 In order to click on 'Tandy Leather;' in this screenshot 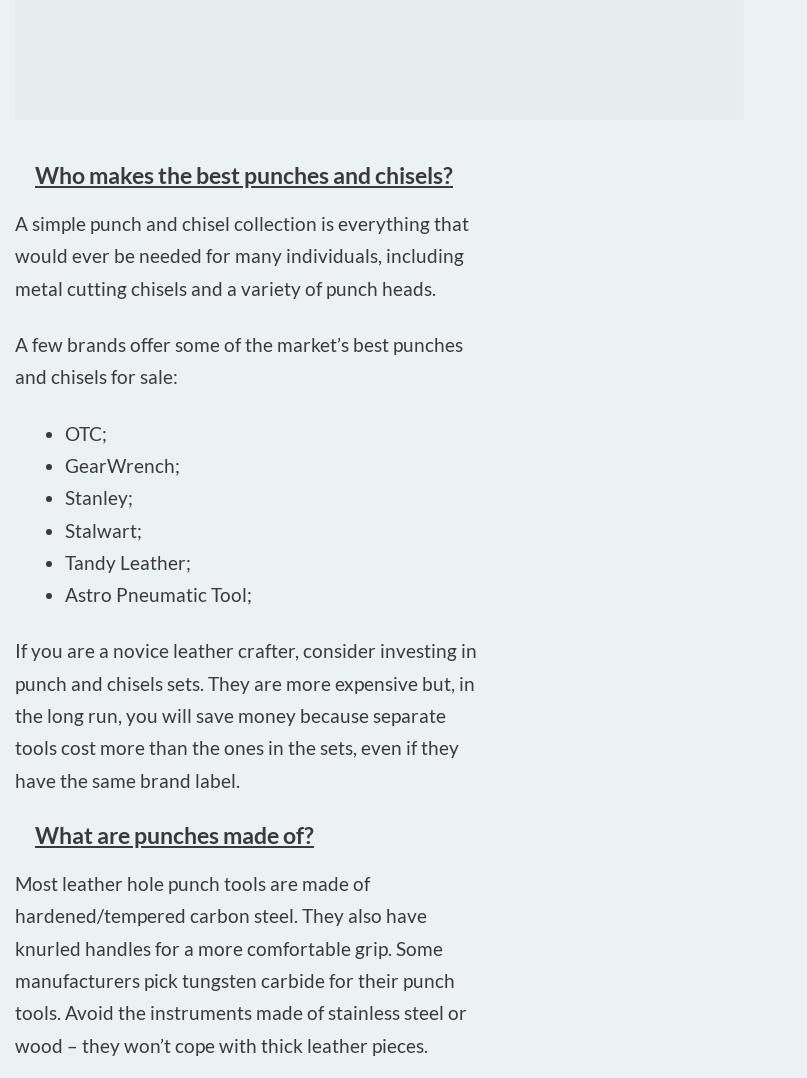, I will do `click(126, 560)`.